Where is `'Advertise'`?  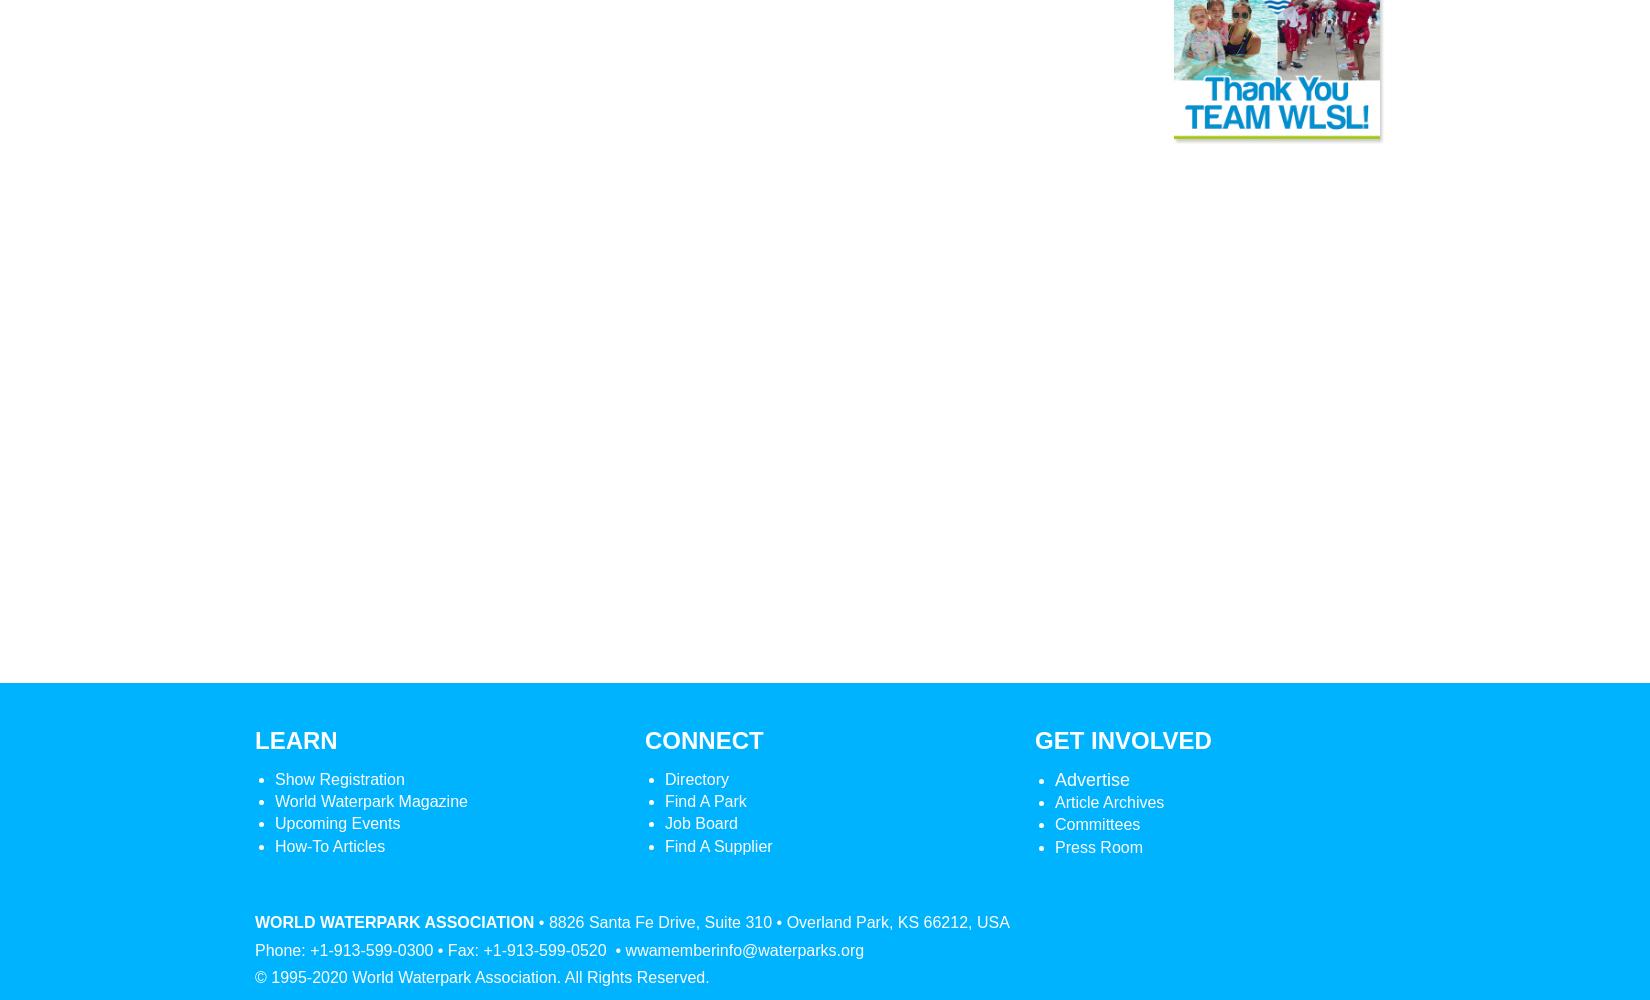 'Advertise' is located at coordinates (1092, 779).